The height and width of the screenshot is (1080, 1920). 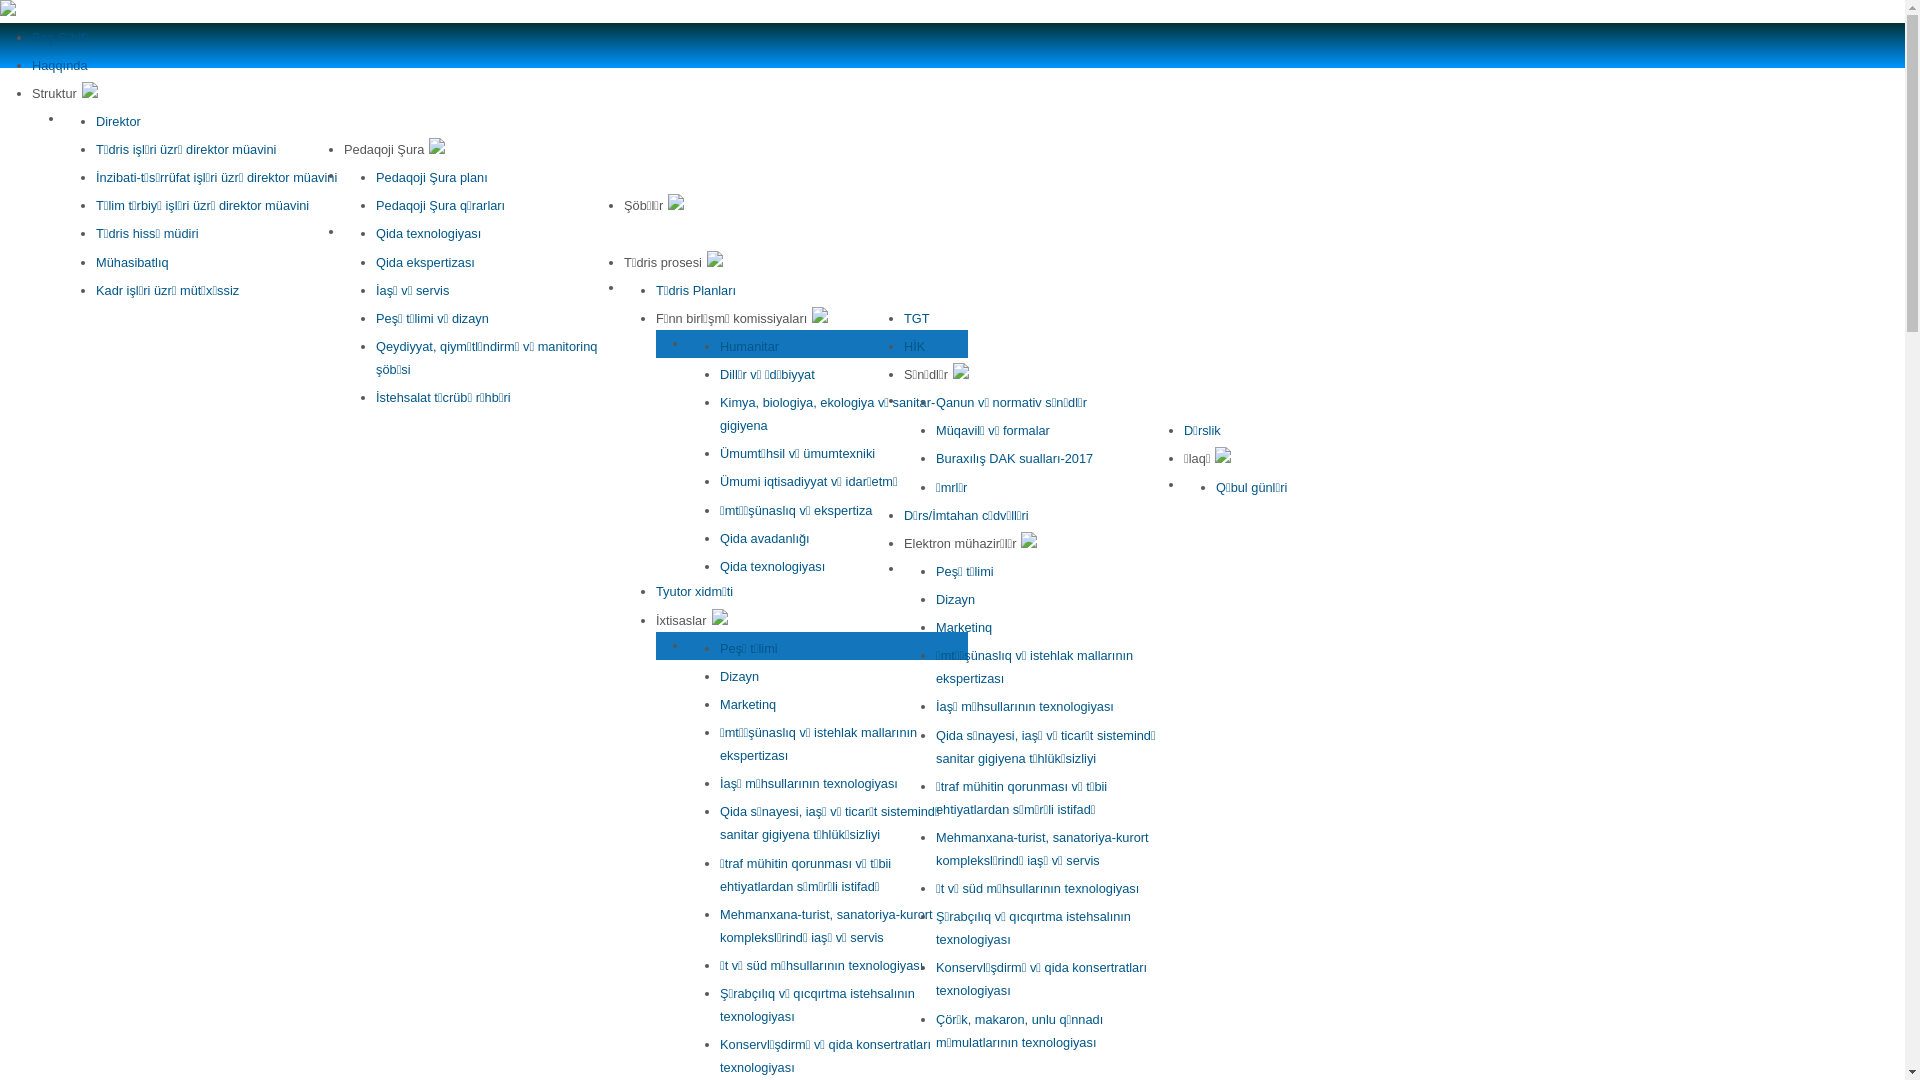 I want to click on 'Marketinq', so click(x=747, y=703).